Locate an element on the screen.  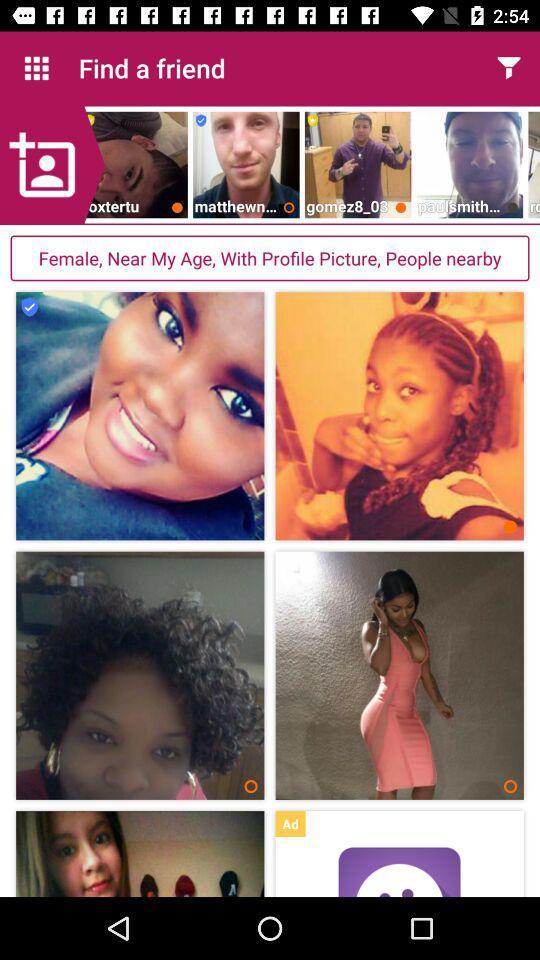
the follow icon is located at coordinates (52, 164).